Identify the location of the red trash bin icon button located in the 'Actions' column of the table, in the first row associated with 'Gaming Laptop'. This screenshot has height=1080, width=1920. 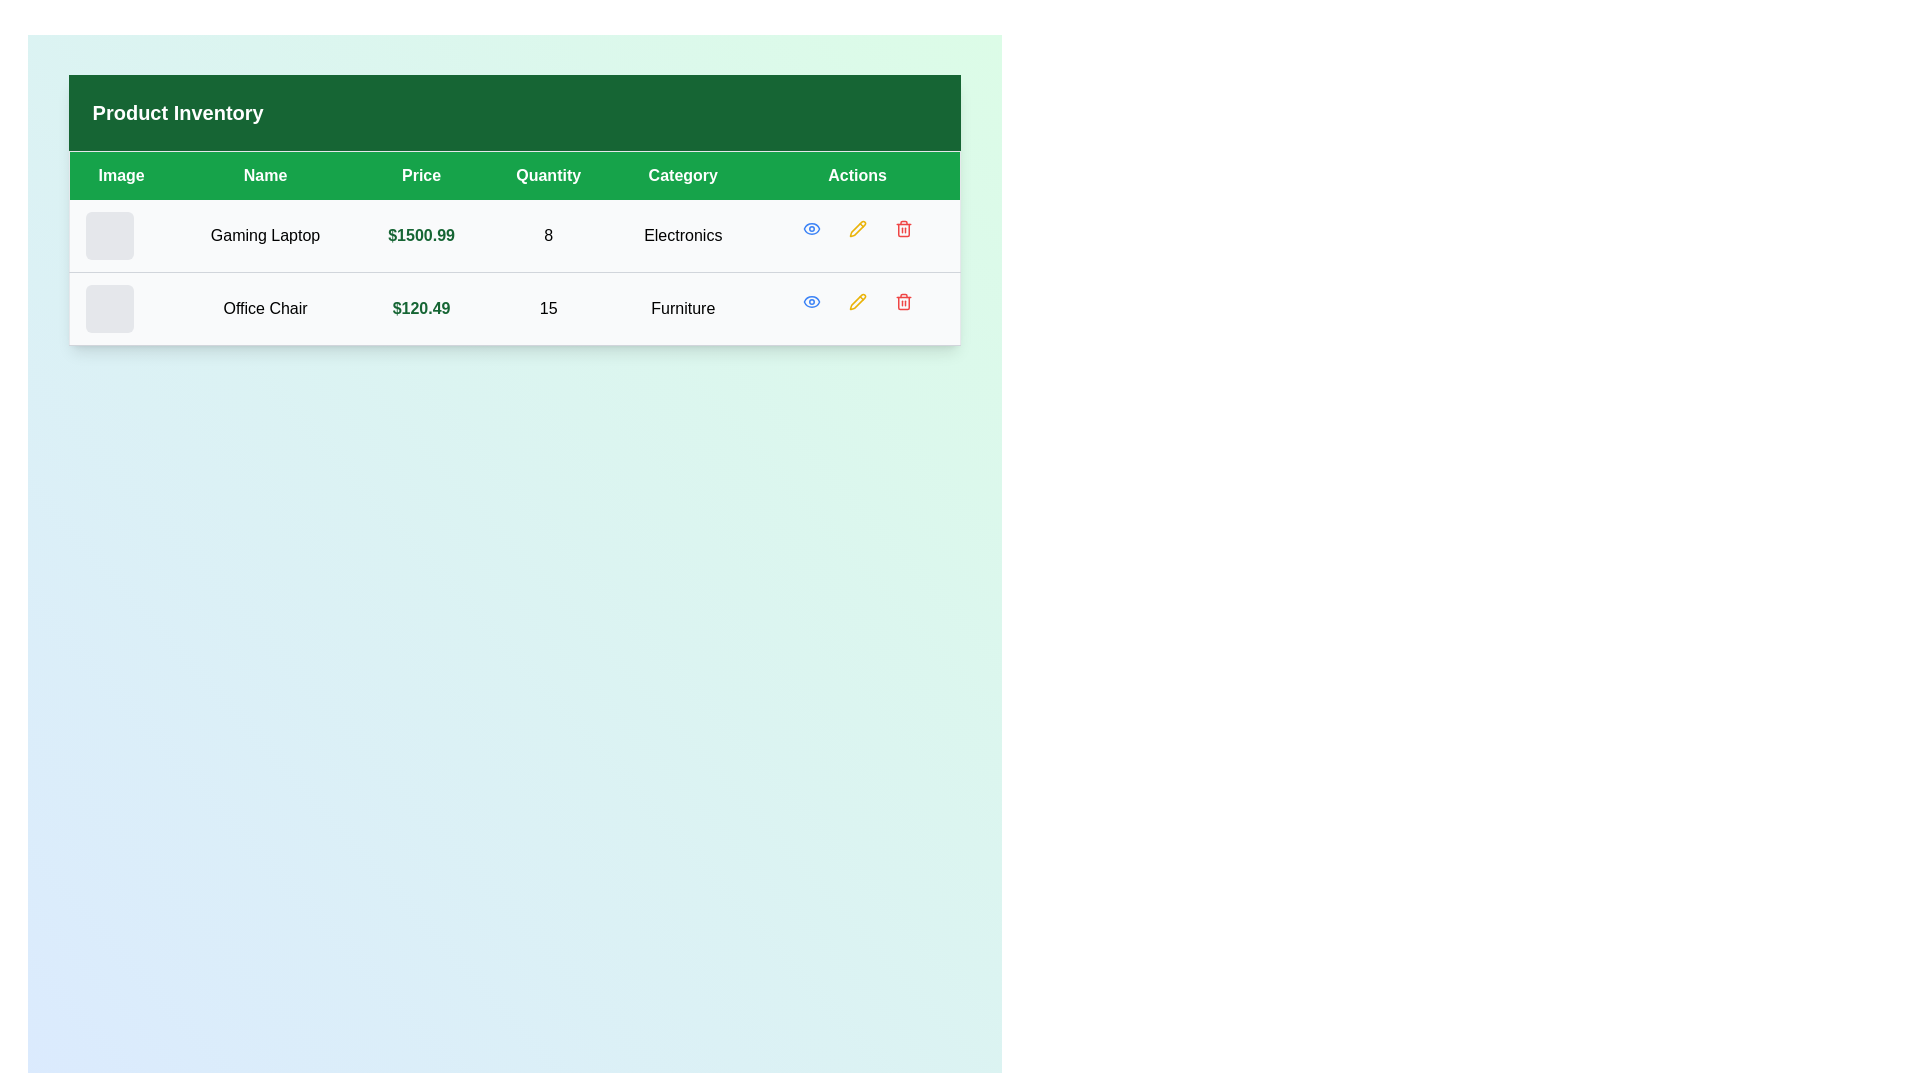
(902, 227).